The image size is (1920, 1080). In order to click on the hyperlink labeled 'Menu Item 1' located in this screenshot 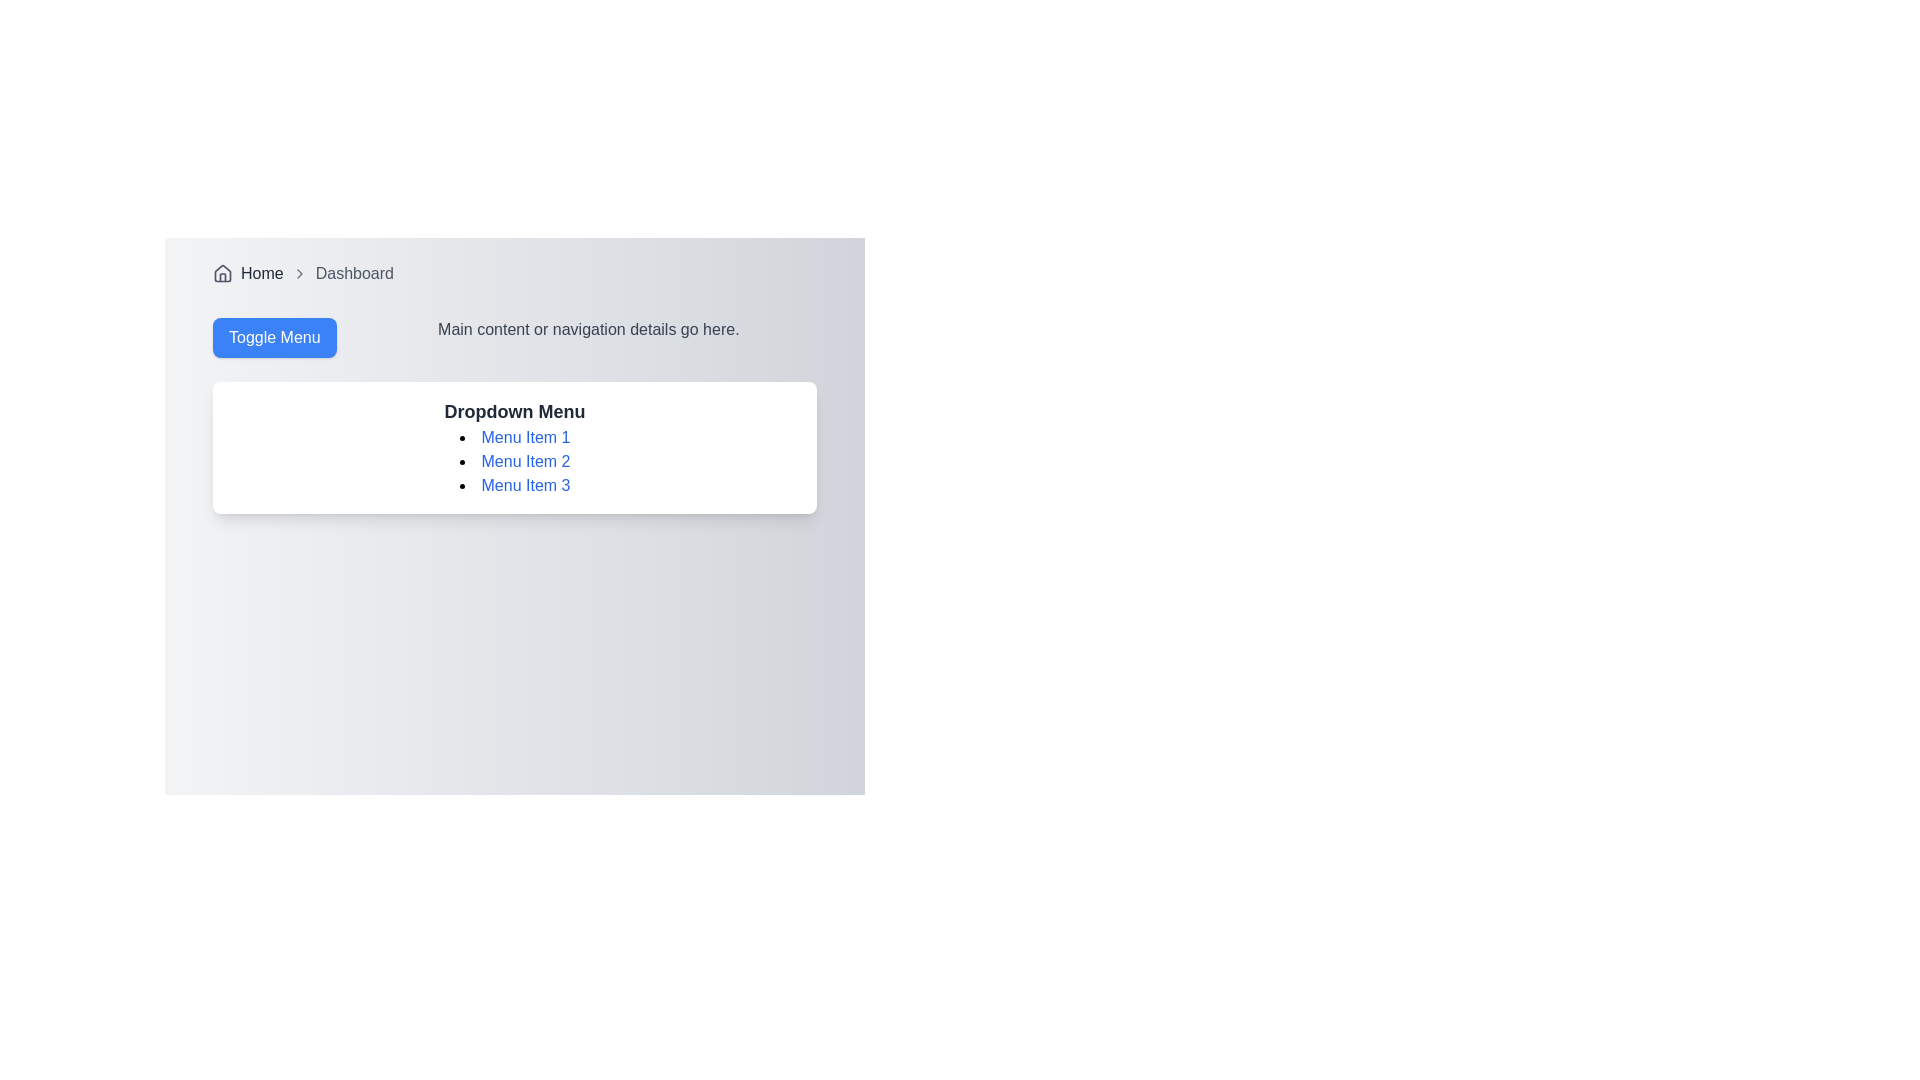, I will do `click(526, 436)`.